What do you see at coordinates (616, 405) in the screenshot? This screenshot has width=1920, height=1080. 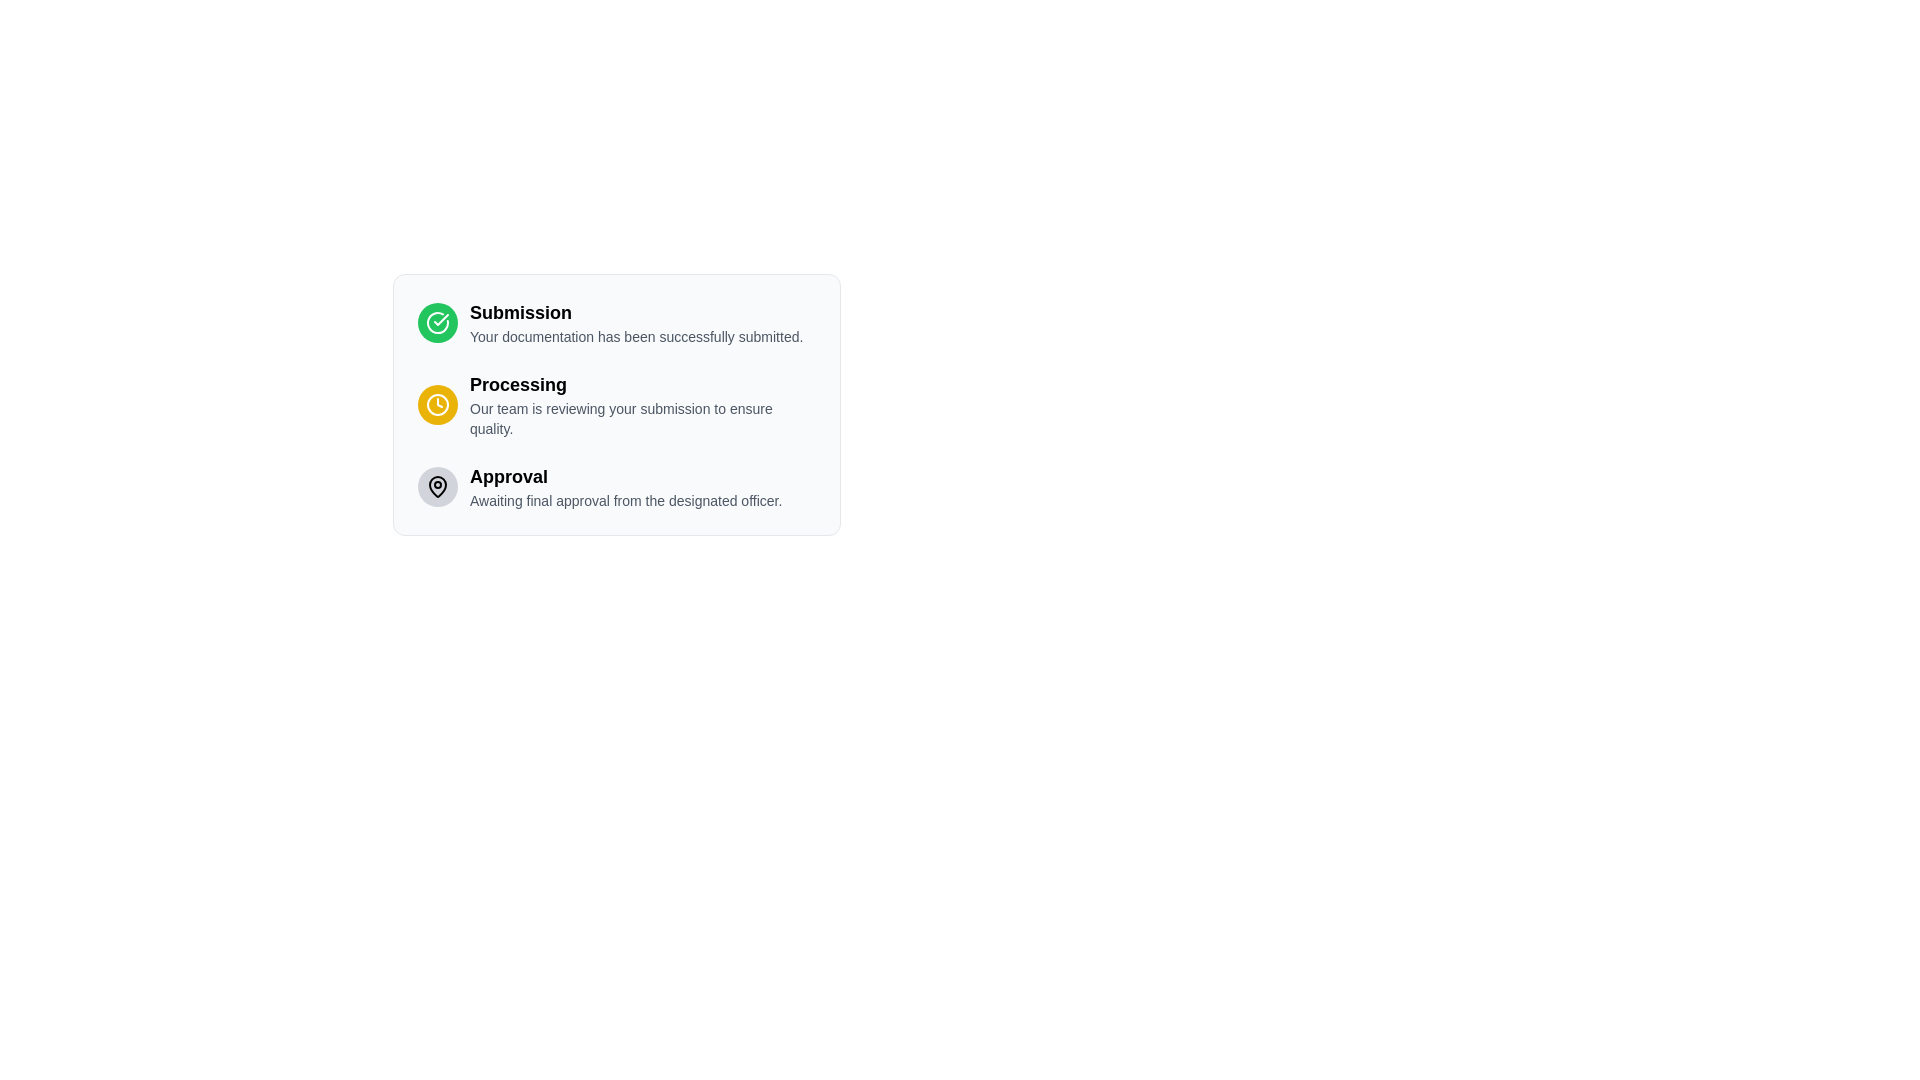 I see `the centrally placed Information Block that details the stages of submission, processing, and approval` at bounding box center [616, 405].